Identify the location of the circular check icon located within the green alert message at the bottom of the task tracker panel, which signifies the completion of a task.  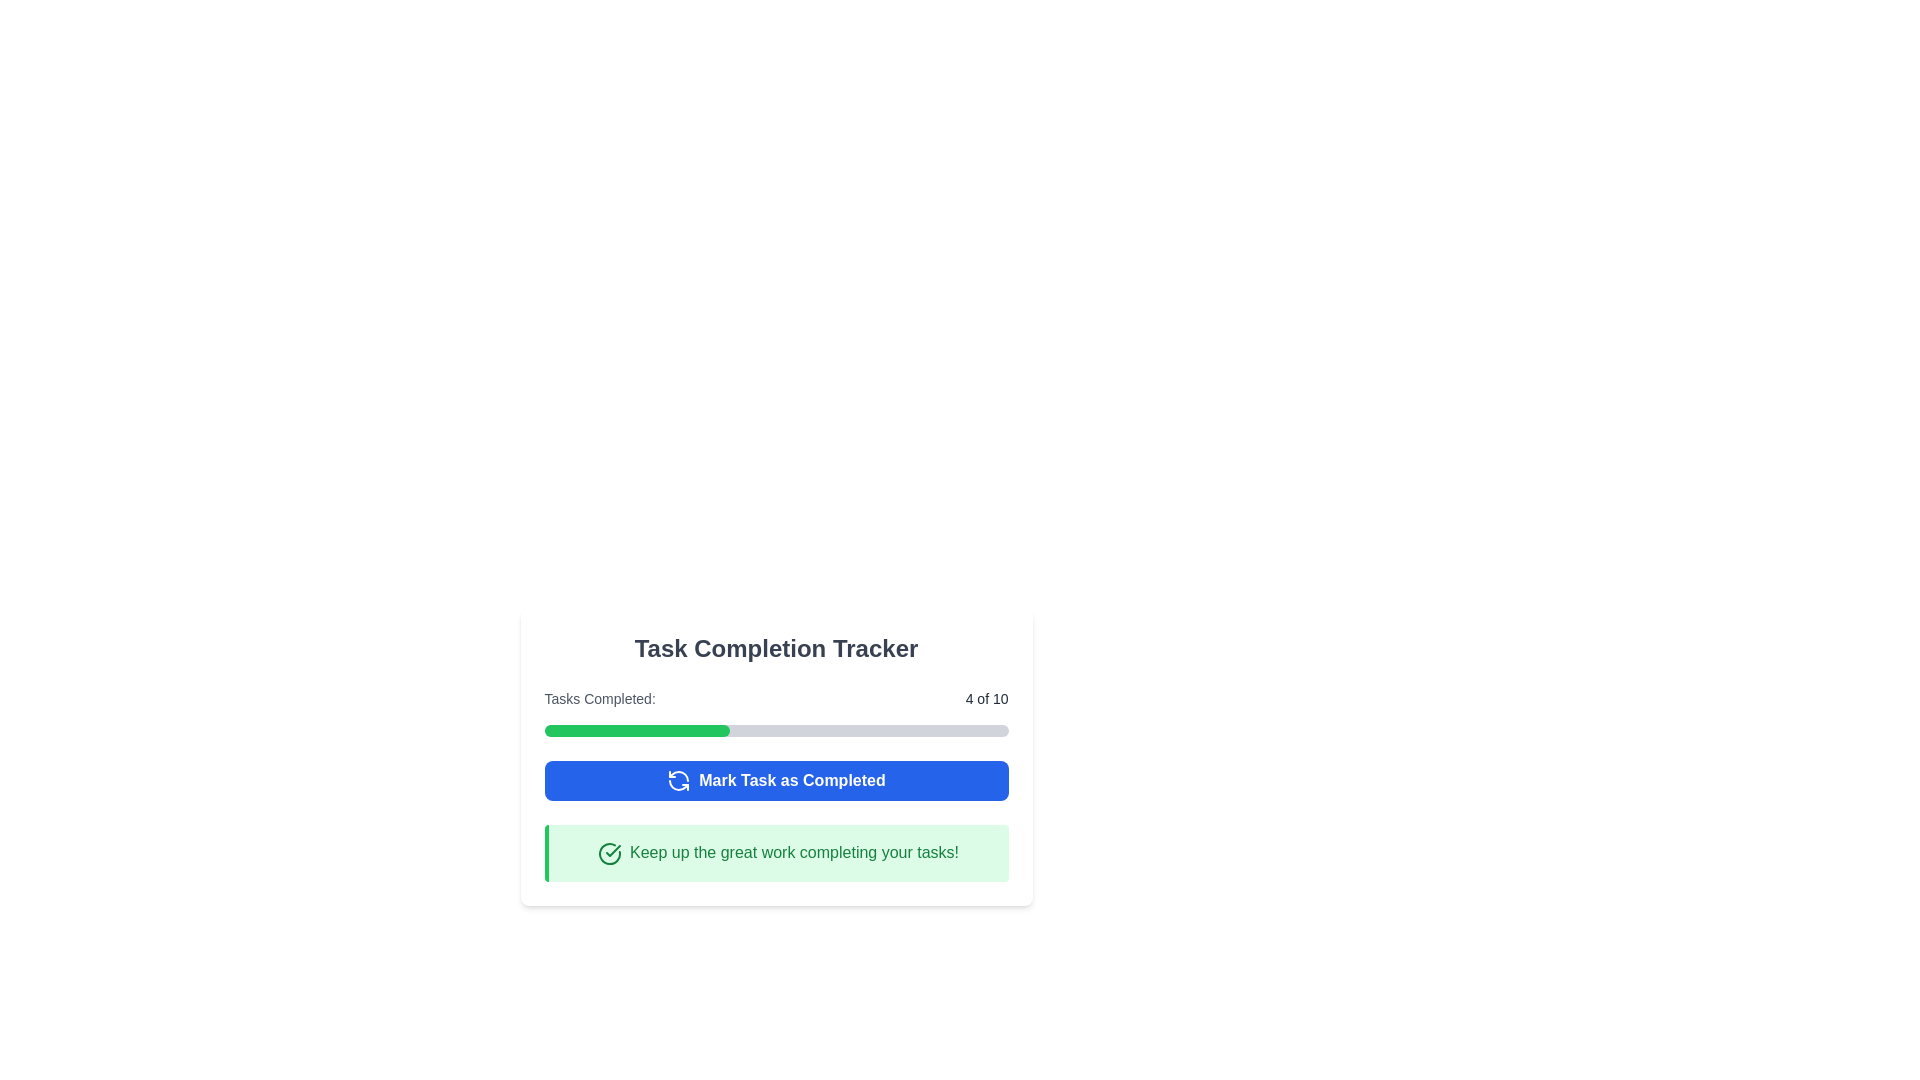
(612, 850).